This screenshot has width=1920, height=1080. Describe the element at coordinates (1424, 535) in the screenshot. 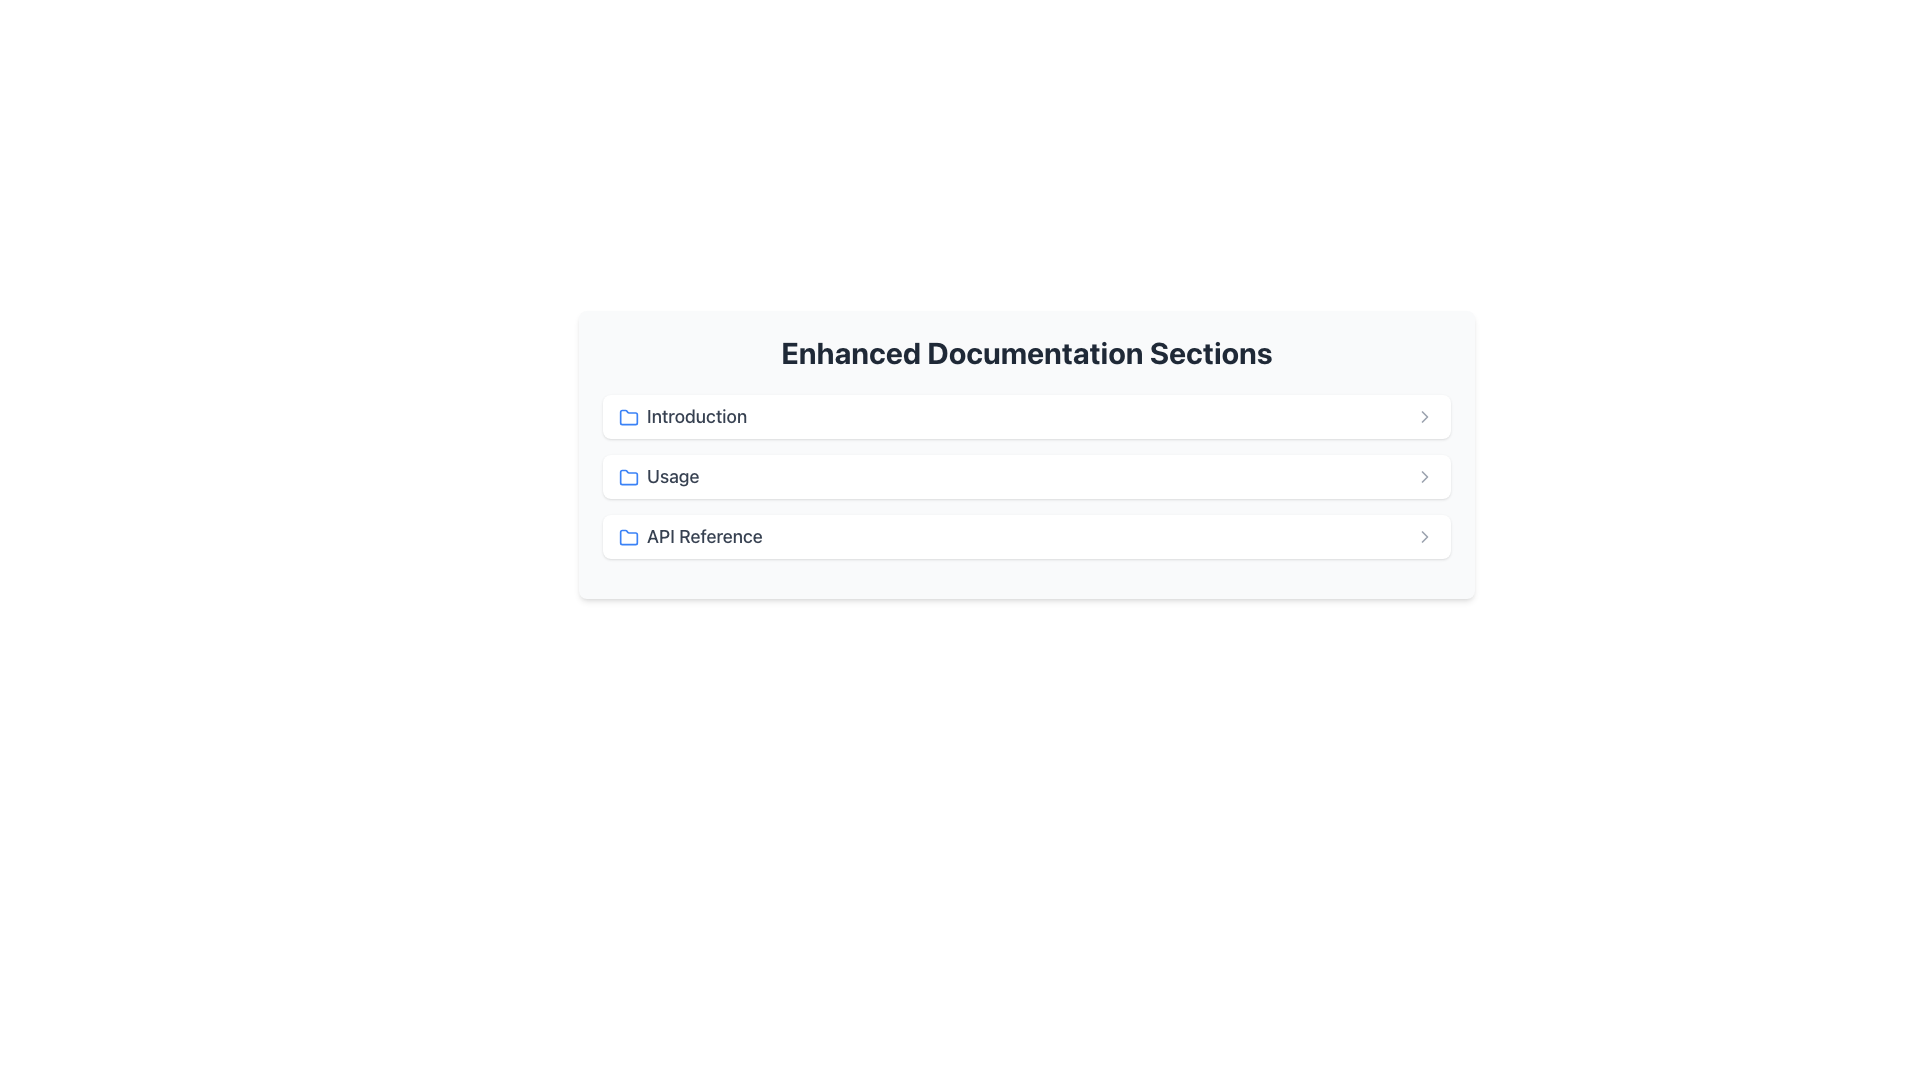

I see `the right-pointing chevron icon located inside the button next to the 'API Reference' text` at that location.